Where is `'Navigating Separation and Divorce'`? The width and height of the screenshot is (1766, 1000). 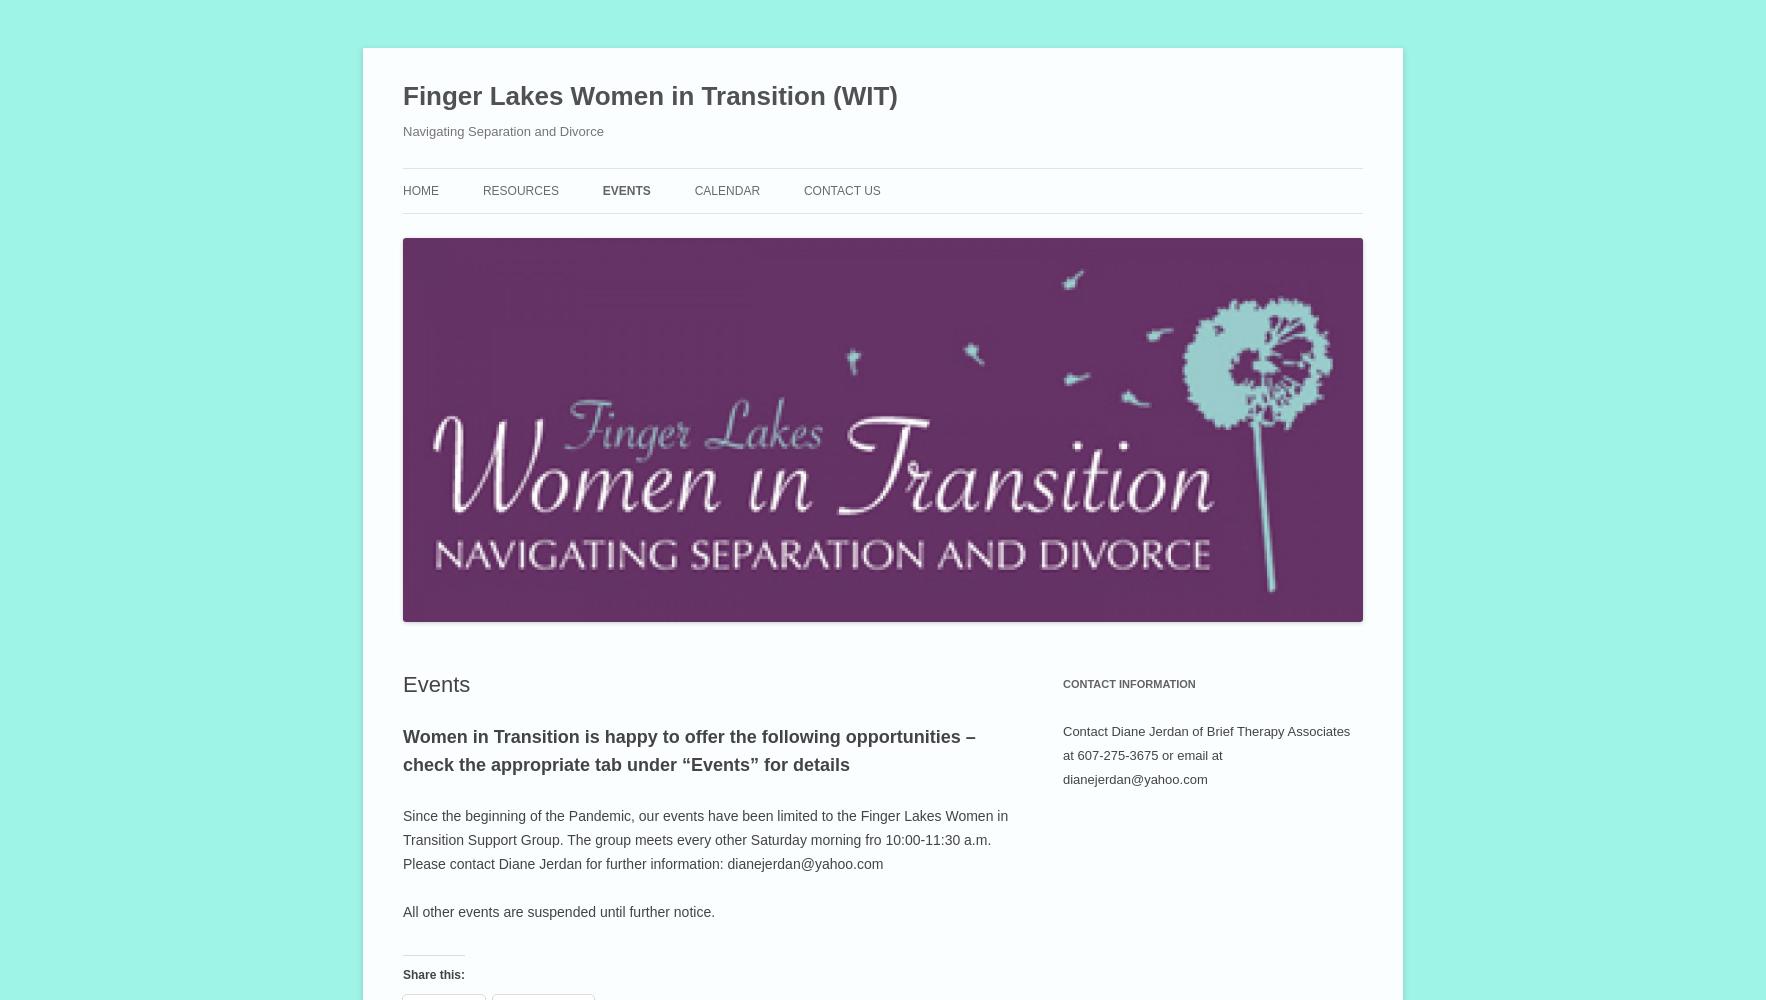
'Navigating Separation and Divorce' is located at coordinates (402, 131).